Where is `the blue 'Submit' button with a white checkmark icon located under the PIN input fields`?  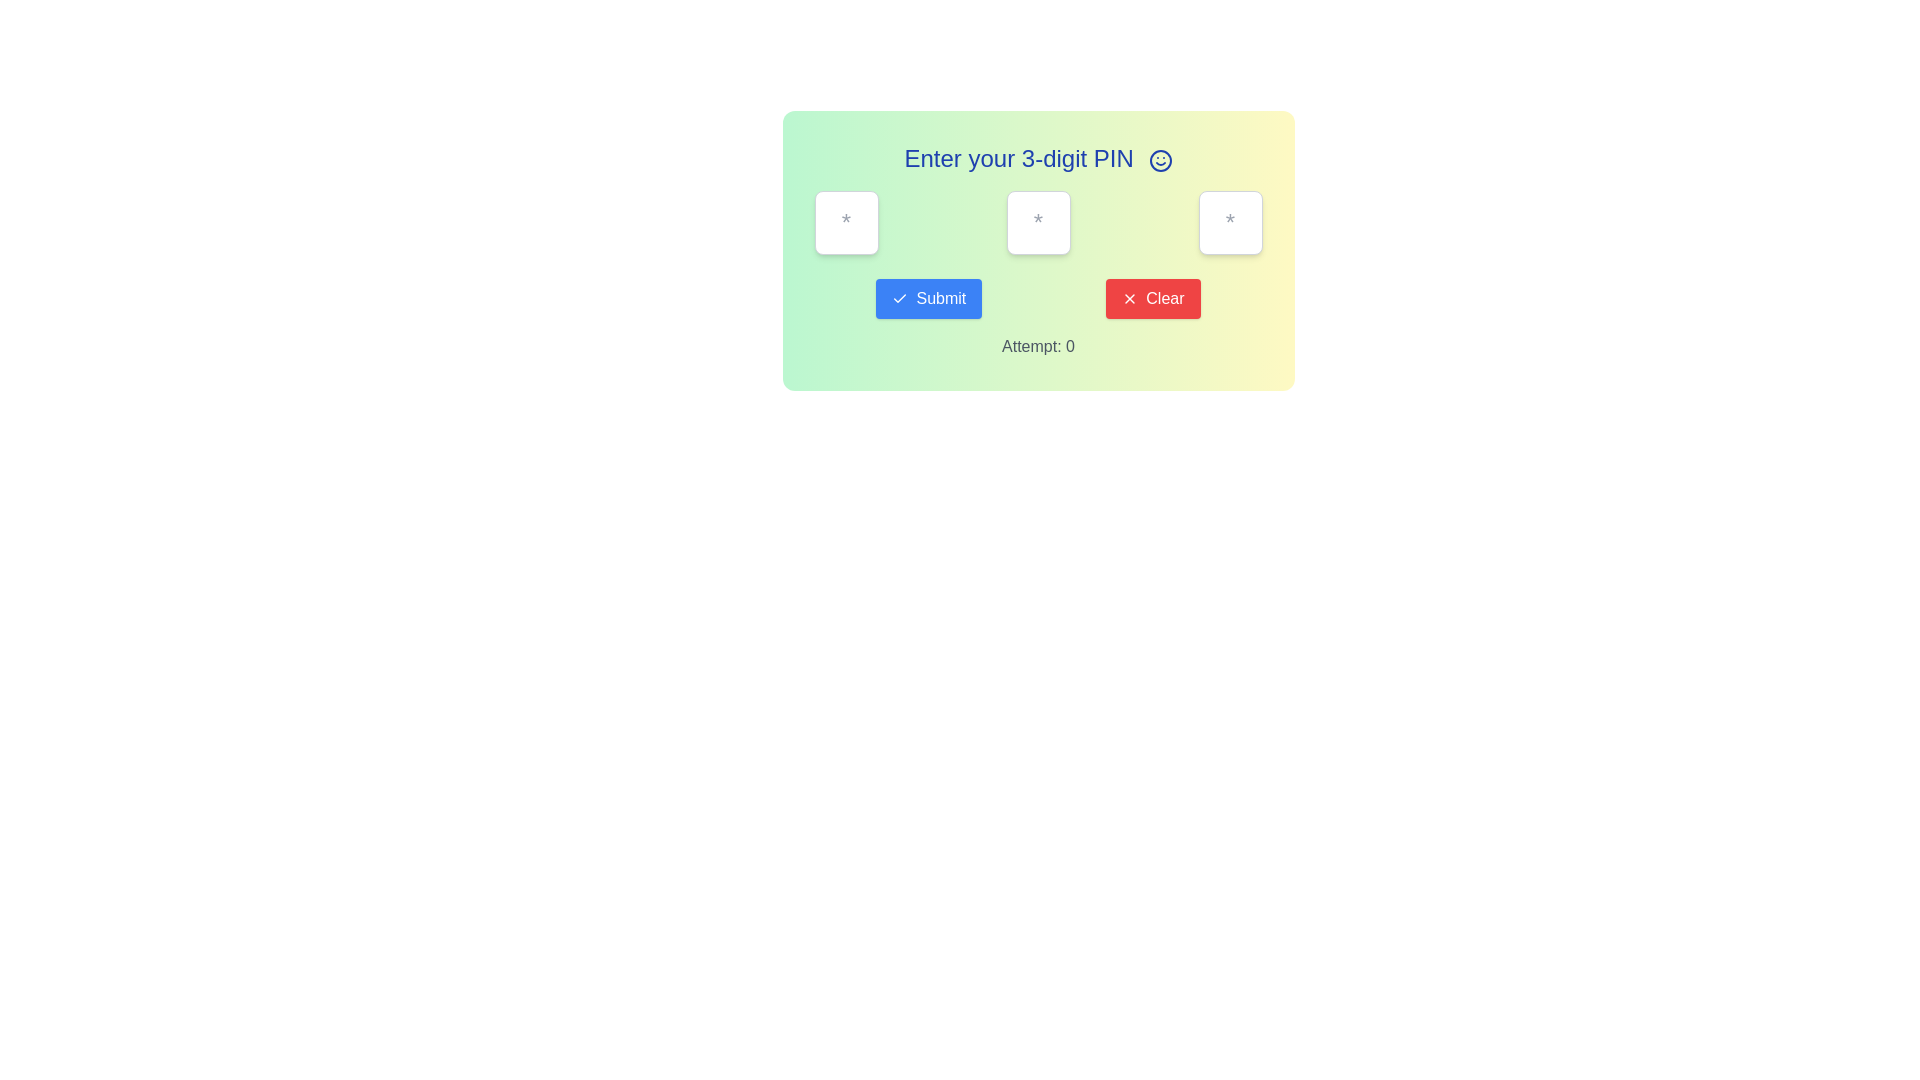 the blue 'Submit' button with a white checkmark icon located under the PIN input fields is located at coordinates (928, 299).